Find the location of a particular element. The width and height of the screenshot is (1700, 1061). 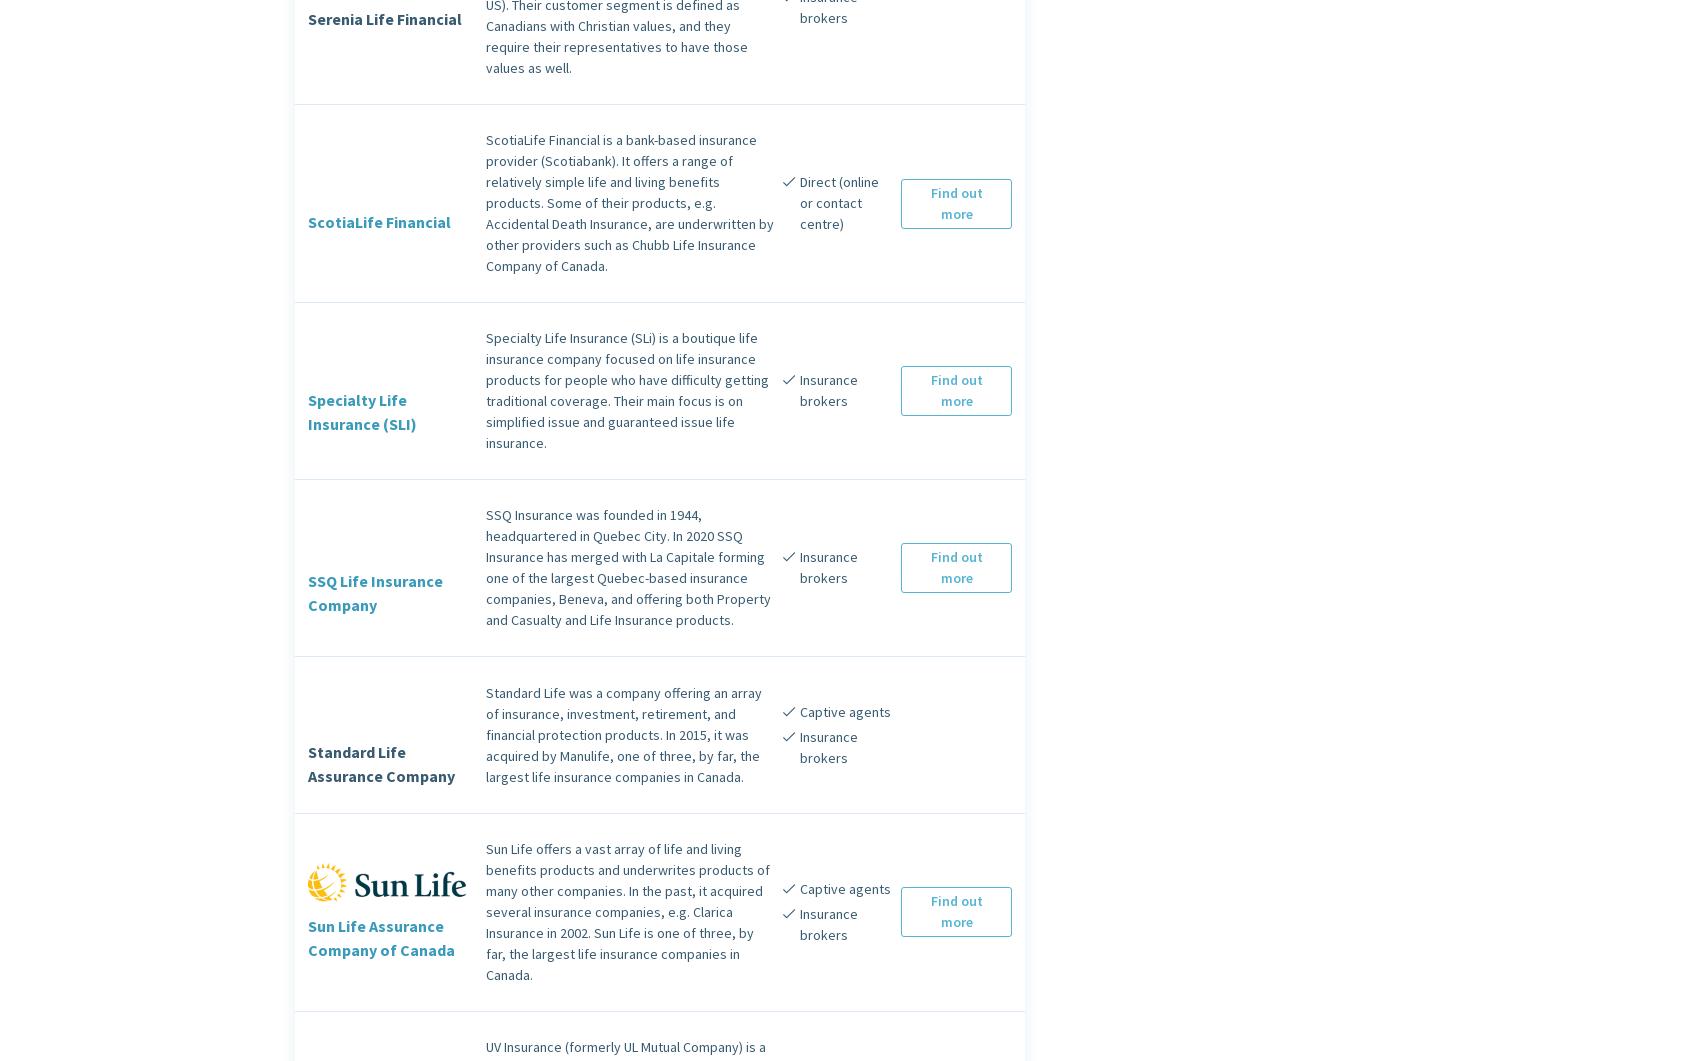

'ScotiaLife Financial is a bank-based insurance provider (Scotiabank). It offers a range of relatively simple life and living benefits products. Some of their products, e.g. Accidental Death Insurance, are underwritten by other providers such as Chubb Life Insurance Company of Canada.' is located at coordinates (629, 201).